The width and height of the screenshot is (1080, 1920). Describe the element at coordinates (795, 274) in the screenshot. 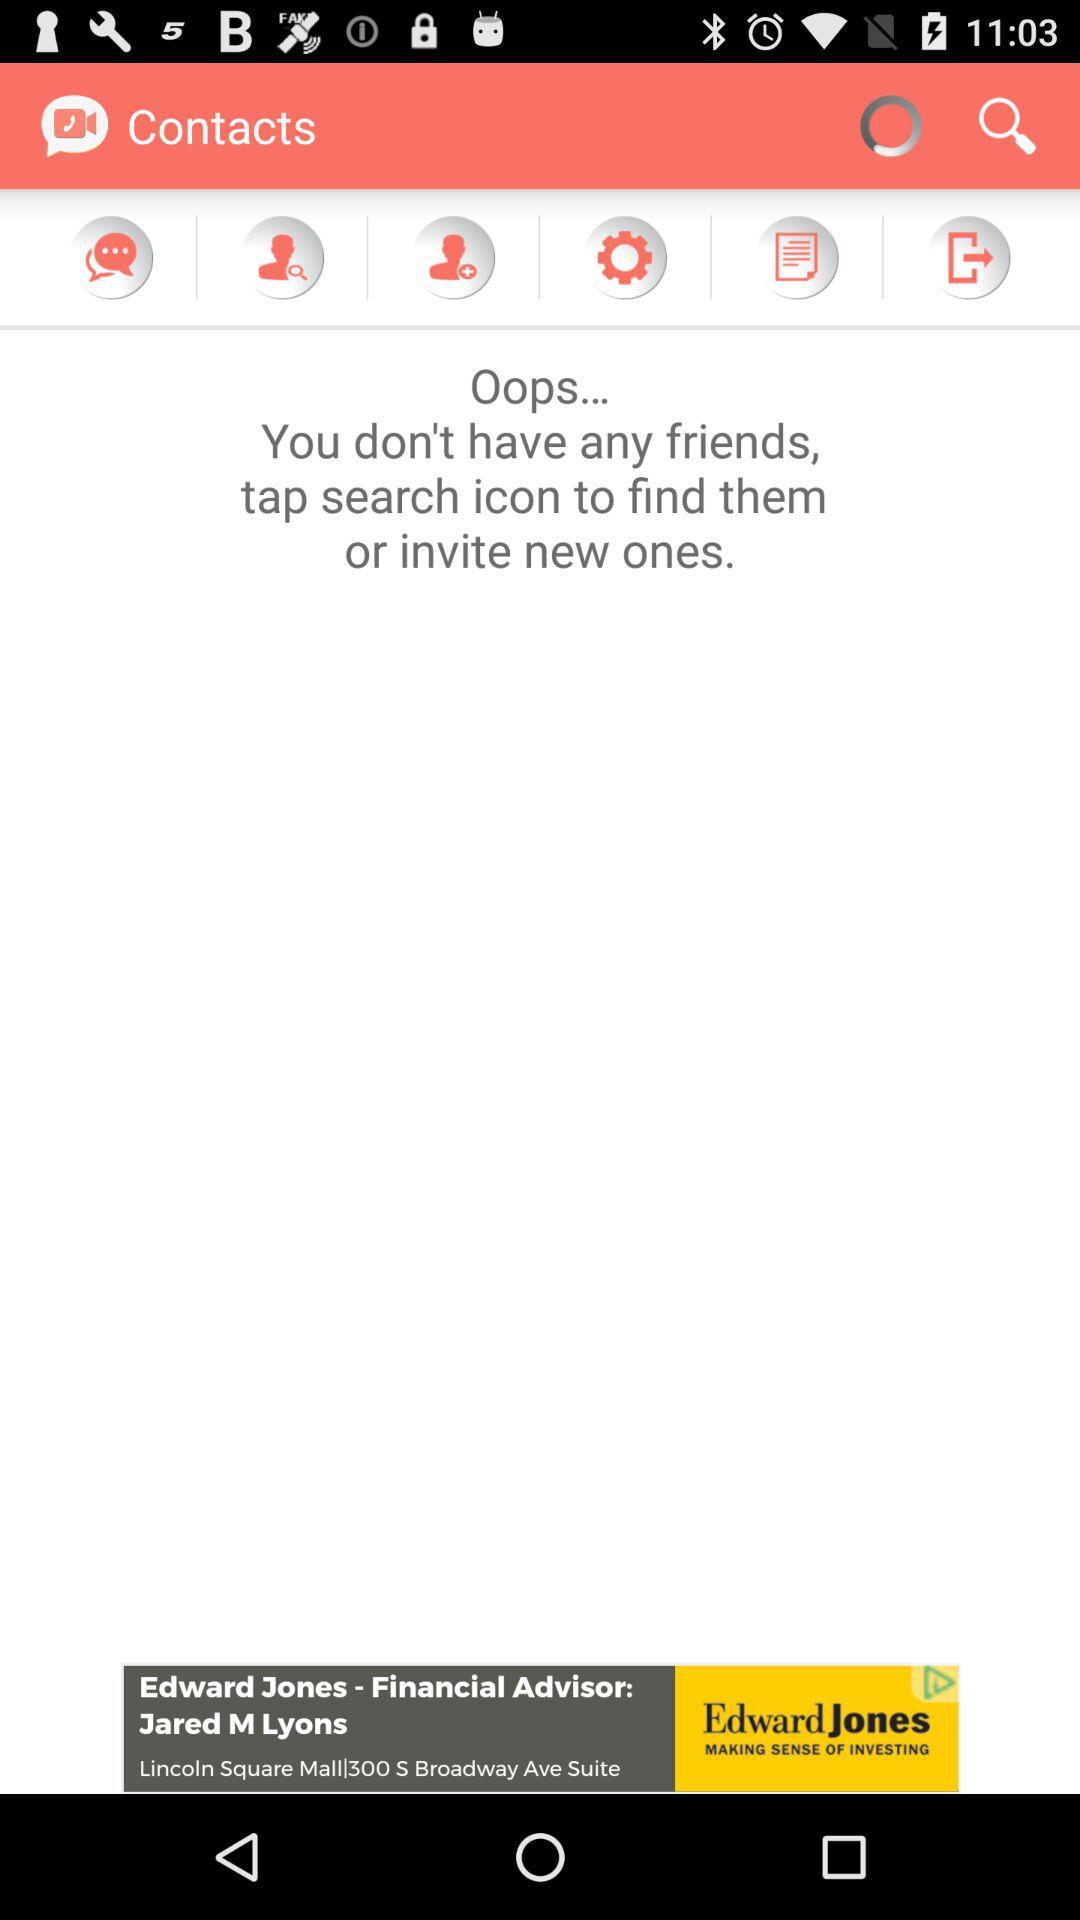

I see `the copy icon` at that location.